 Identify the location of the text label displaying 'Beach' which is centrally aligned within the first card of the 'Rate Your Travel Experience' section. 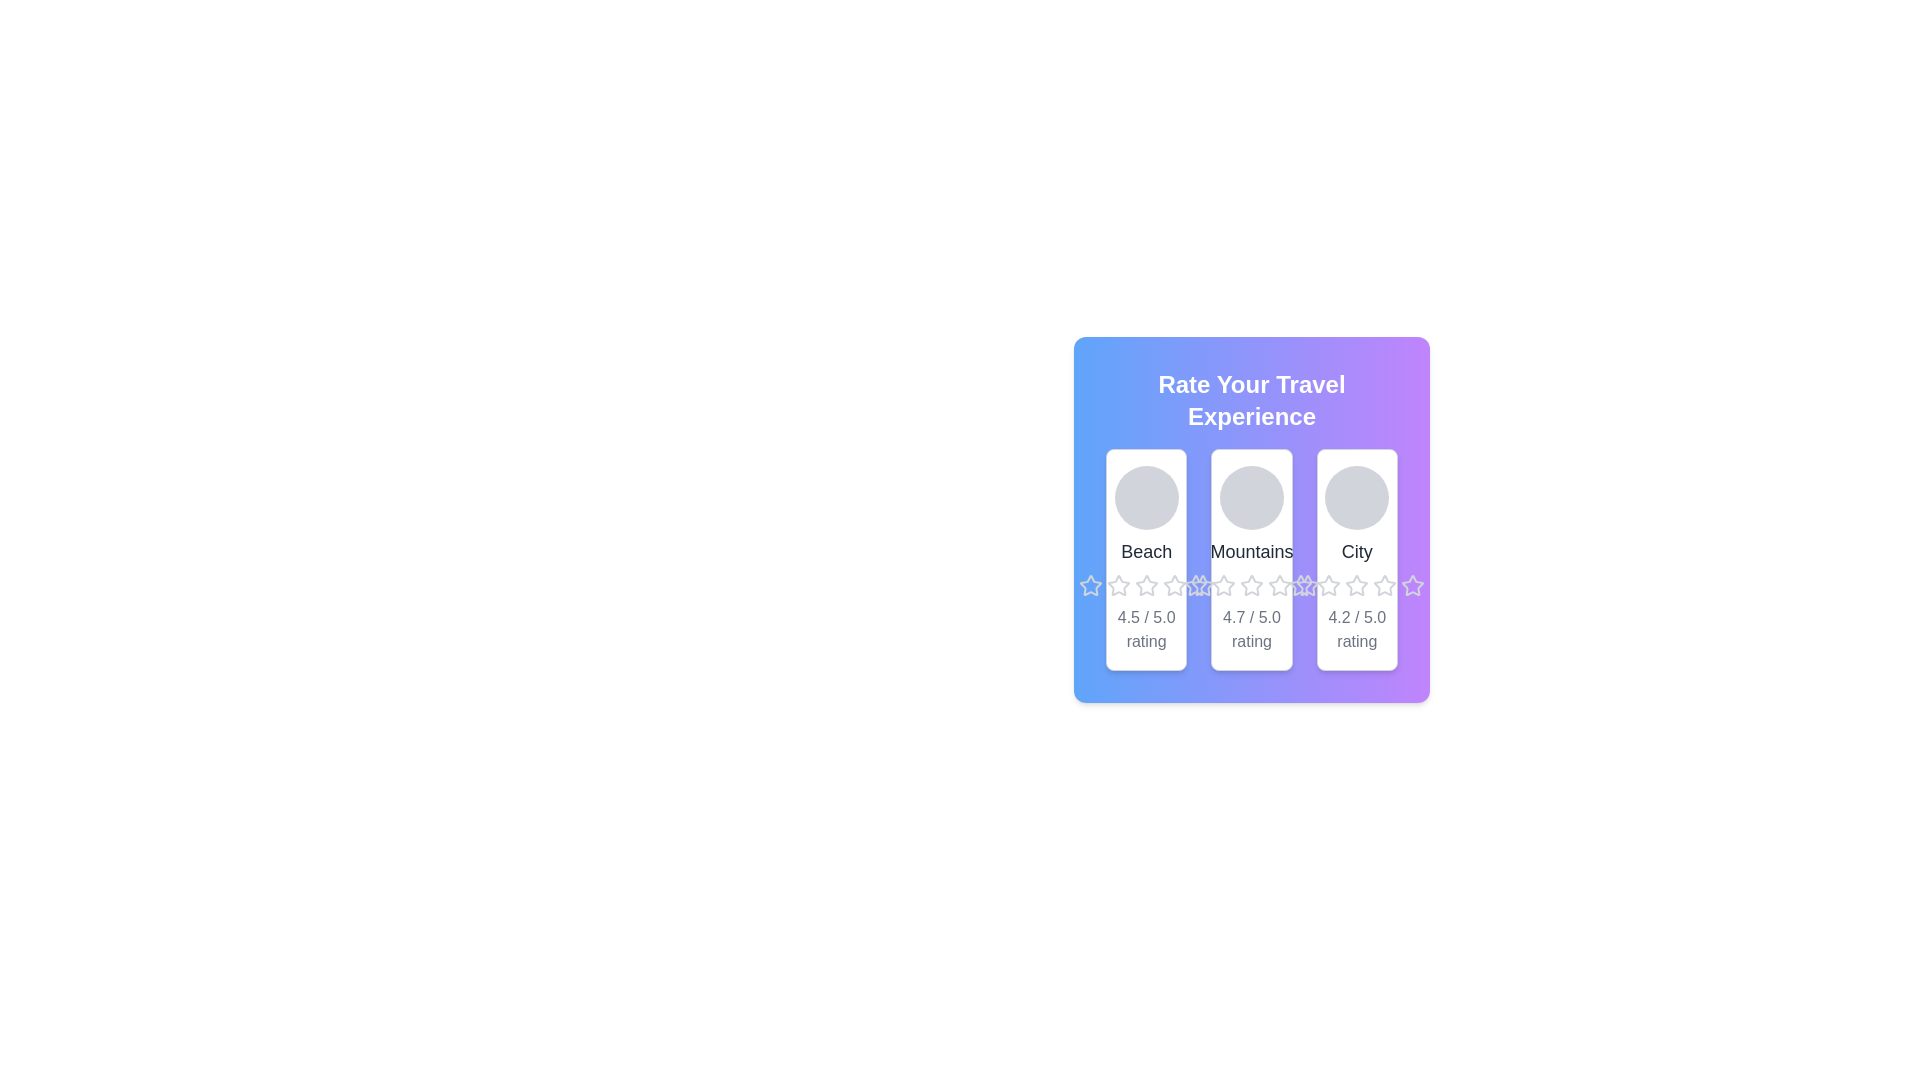
(1146, 551).